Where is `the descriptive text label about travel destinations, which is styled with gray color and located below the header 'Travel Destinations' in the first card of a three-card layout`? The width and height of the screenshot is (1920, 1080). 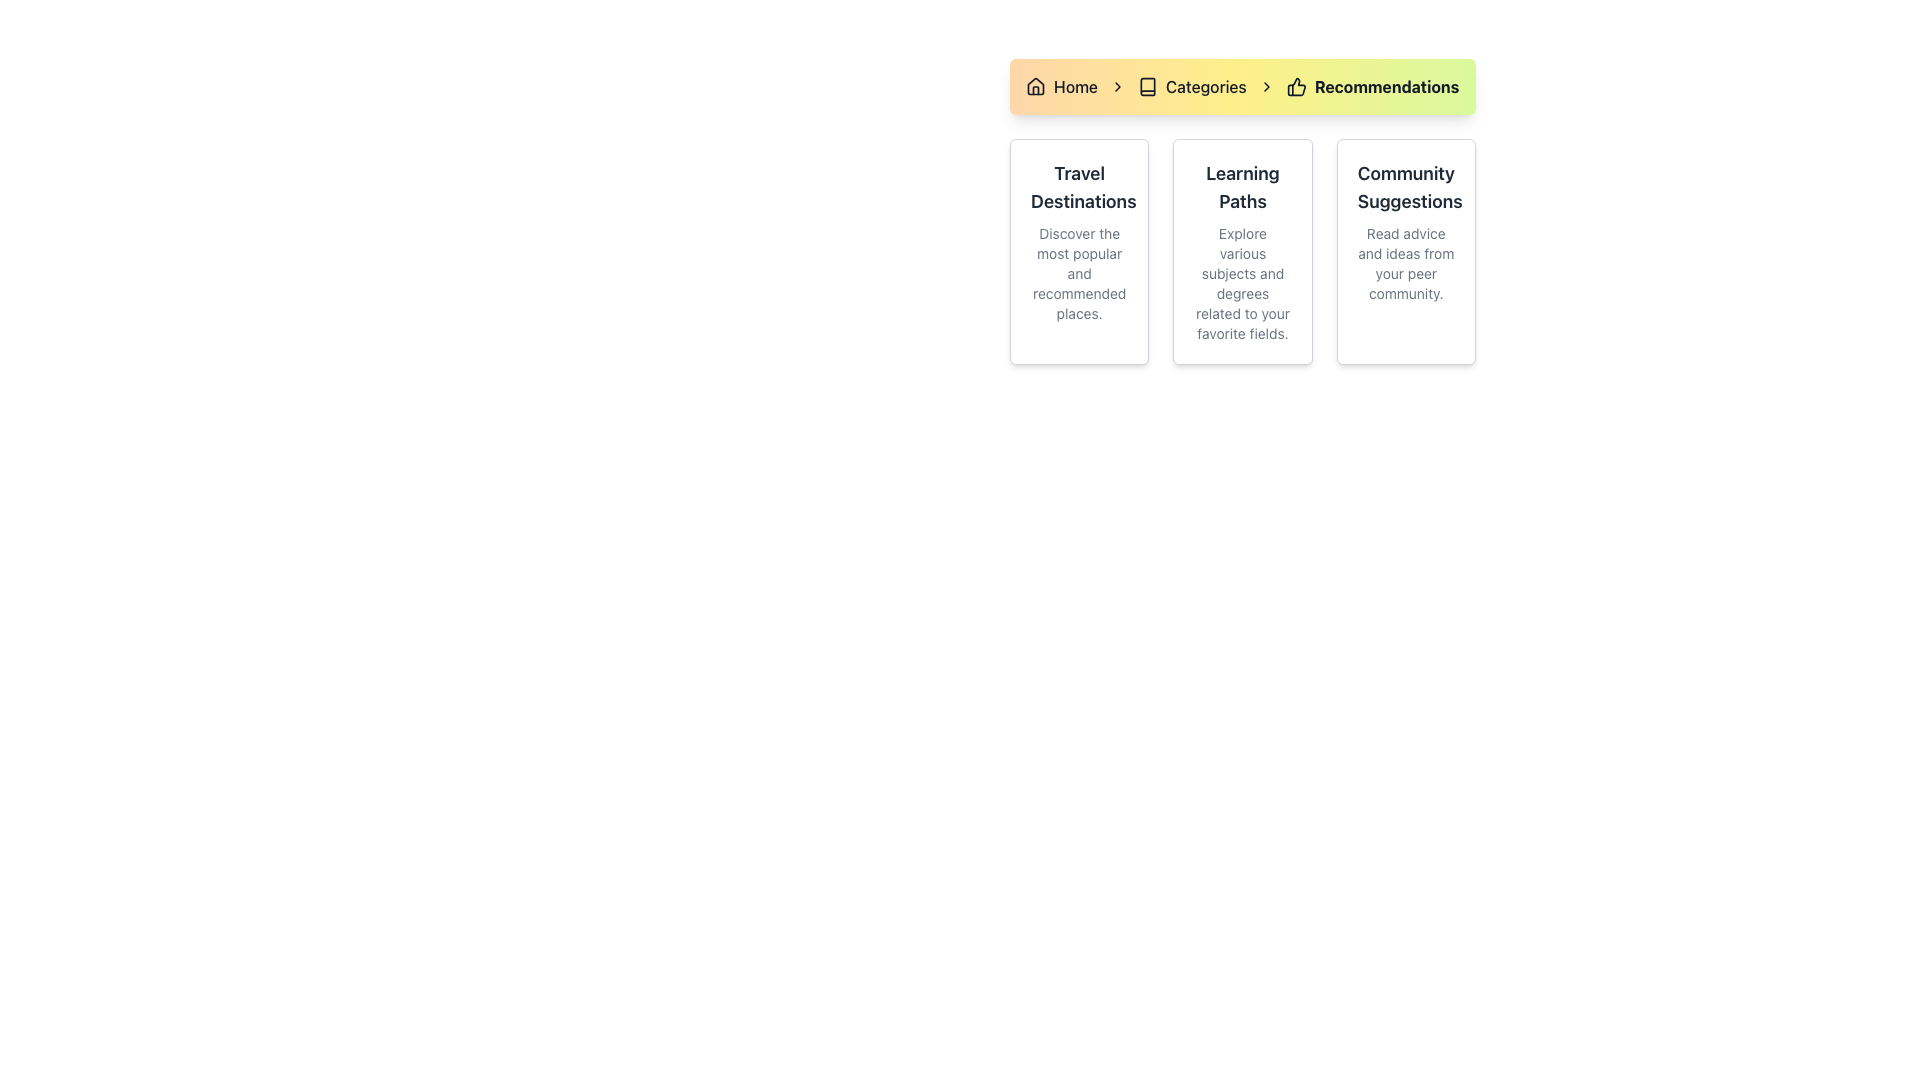
the descriptive text label about travel destinations, which is styled with gray color and located below the header 'Travel Destinations' in the first card of a three-card layout is located at coordinates (1078, 273).